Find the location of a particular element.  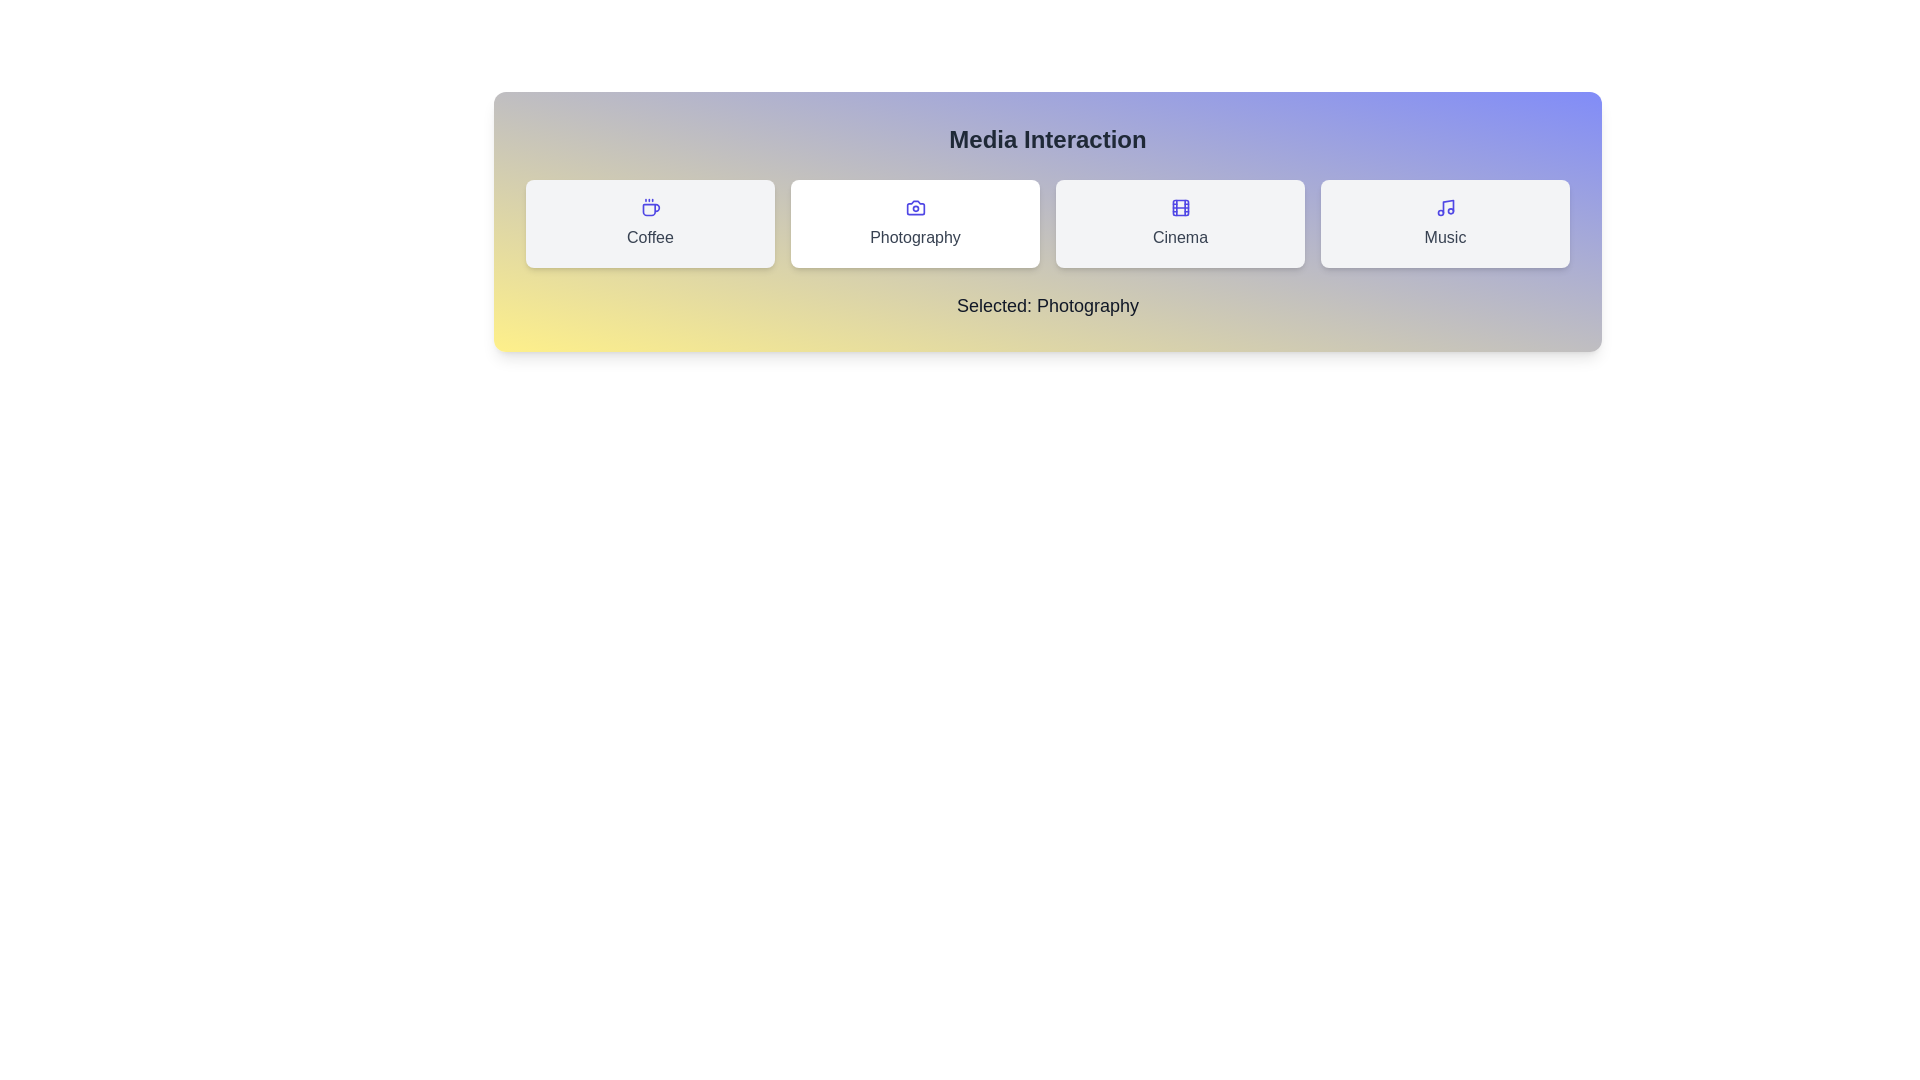

the small indigo music note icon located at the top-center of the 'Music' card, which is the fourth card from the left in a horizontal array is located at coordinates (1445, 208).